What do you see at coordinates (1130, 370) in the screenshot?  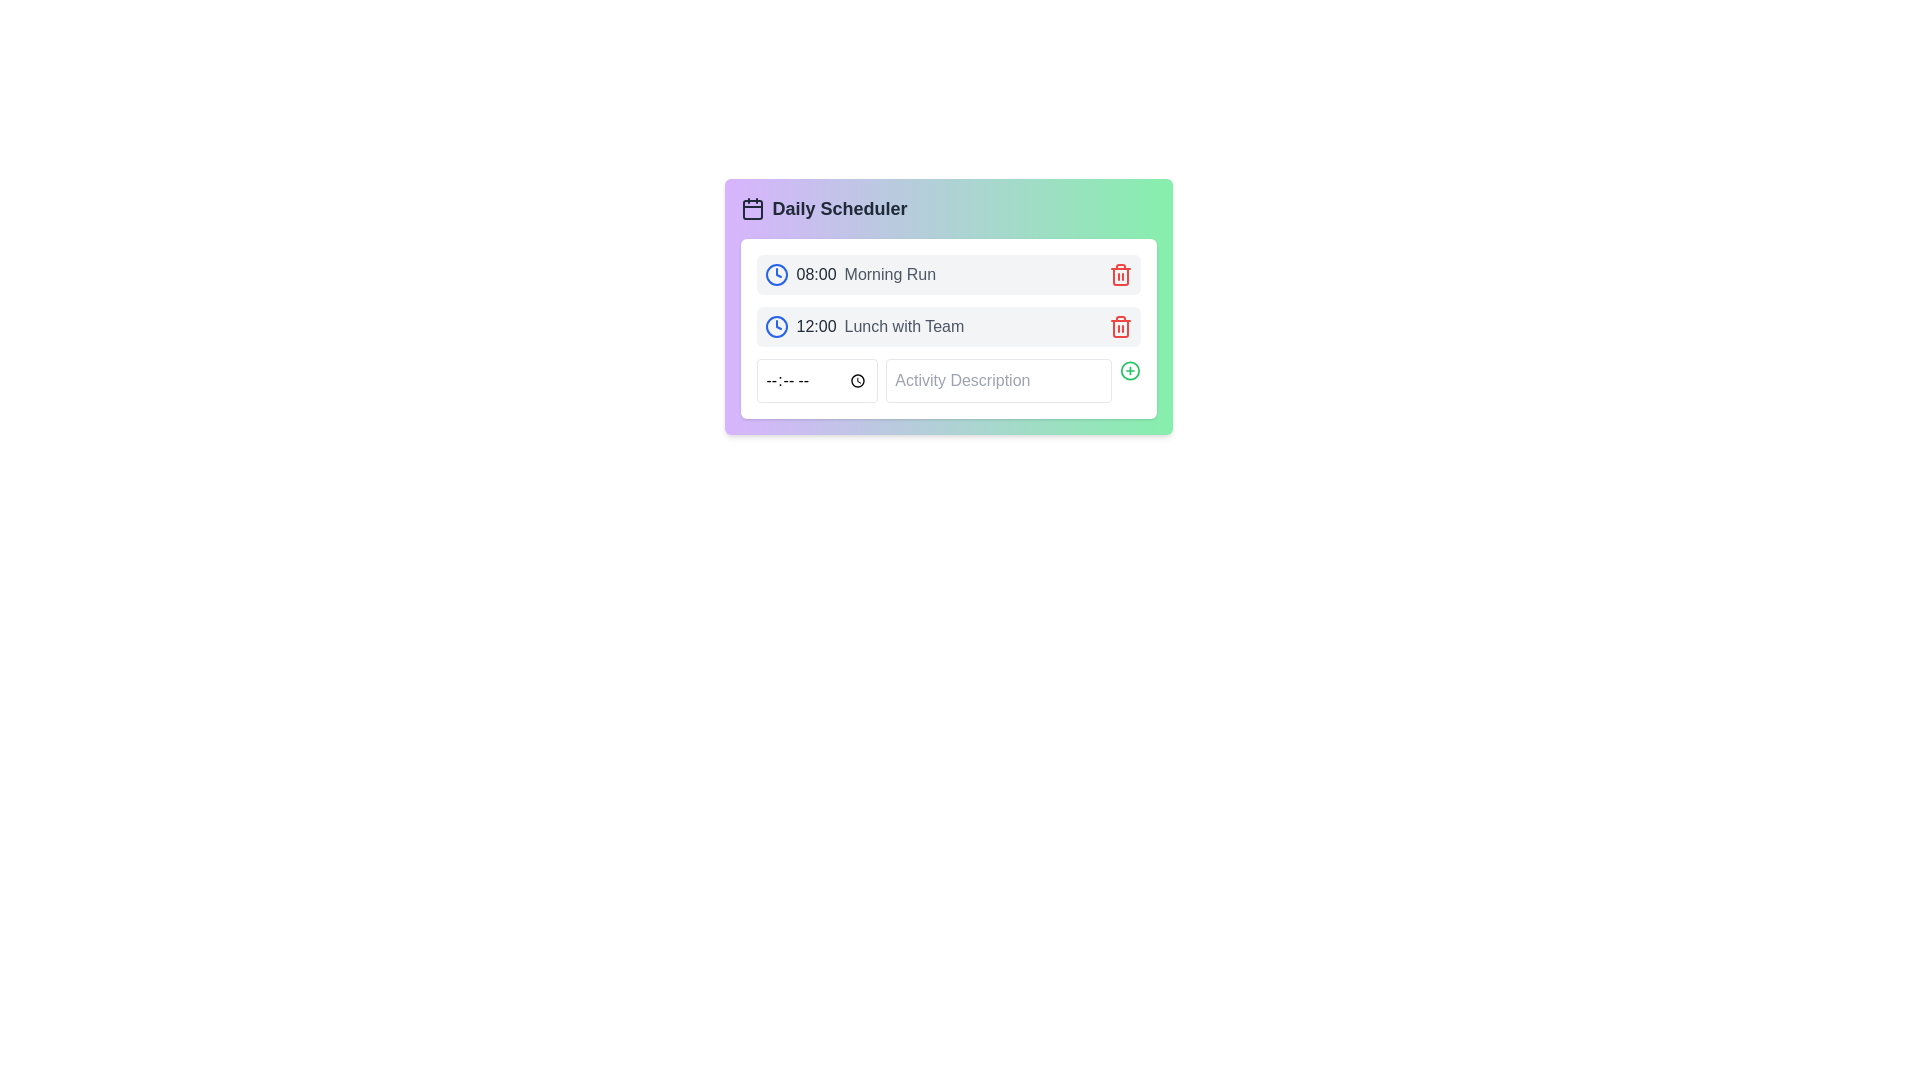 I see `the green circular icon with a plus sign, located at the far-right of the row containing the time input field and activity description input` at bounding box center [1130, 370].